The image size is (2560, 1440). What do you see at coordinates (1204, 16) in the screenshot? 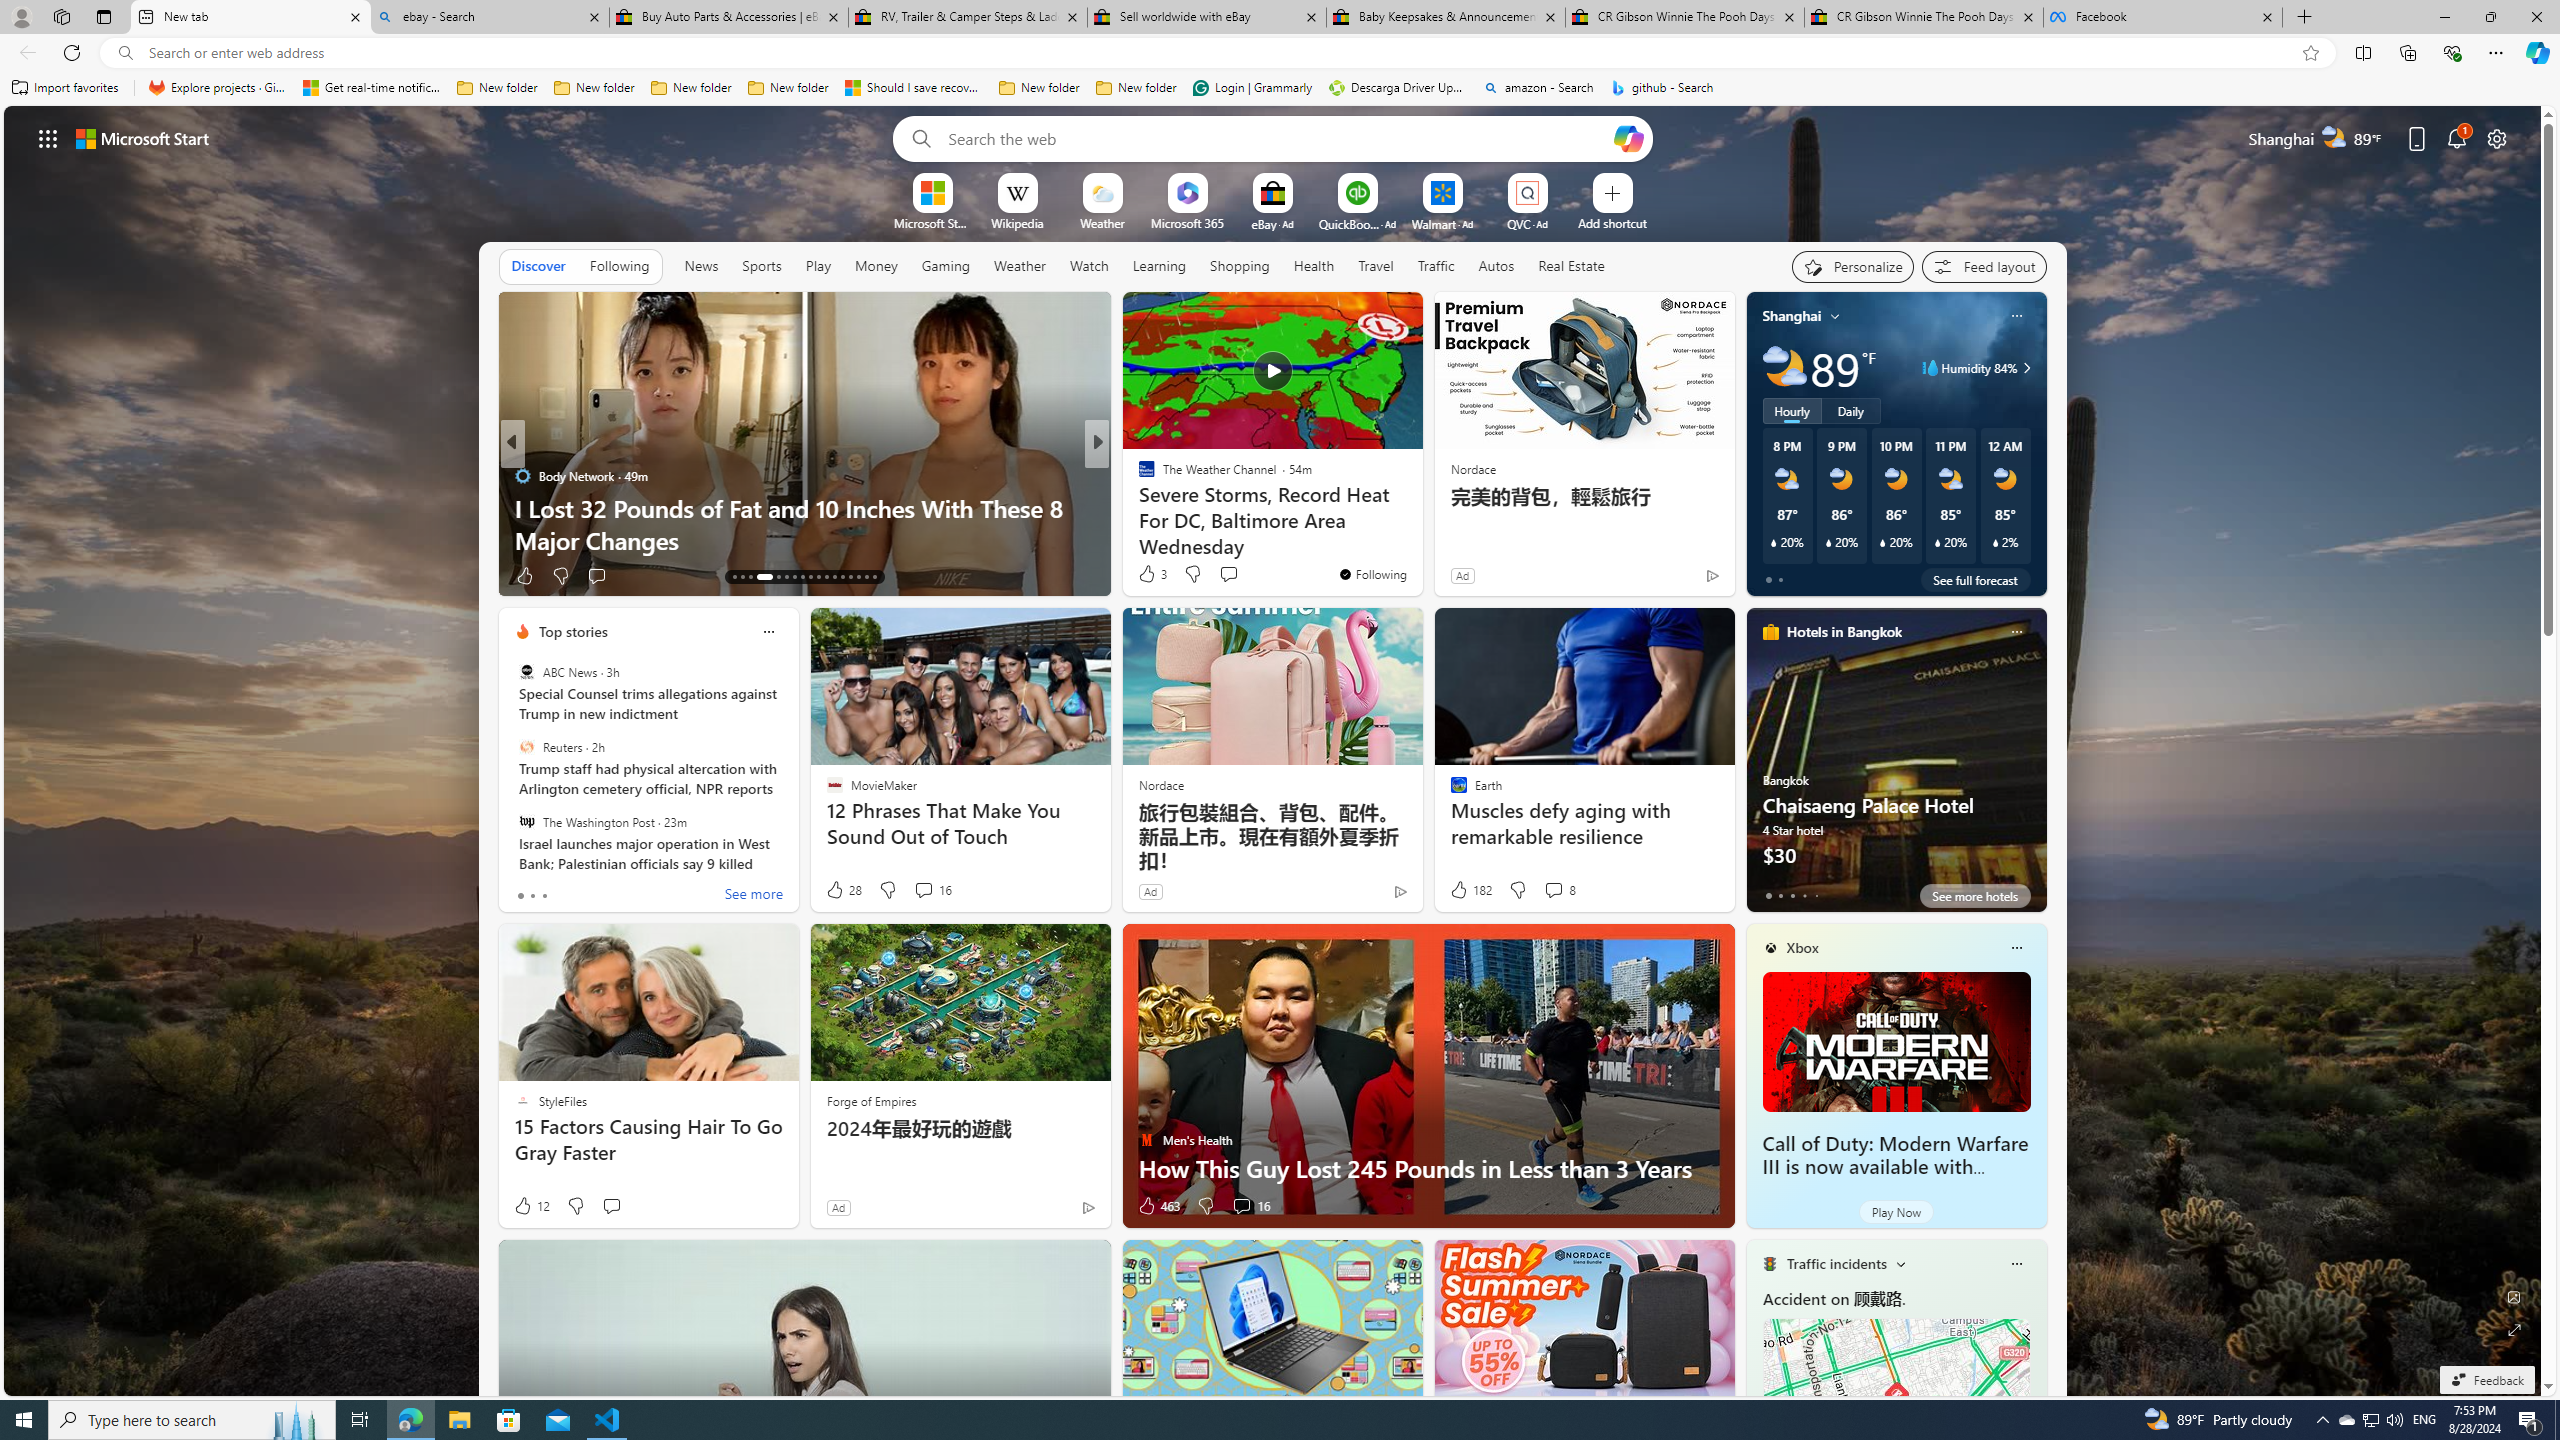
I see `'Sell worldwide with eBay'` at bounding box center [1204, 16].